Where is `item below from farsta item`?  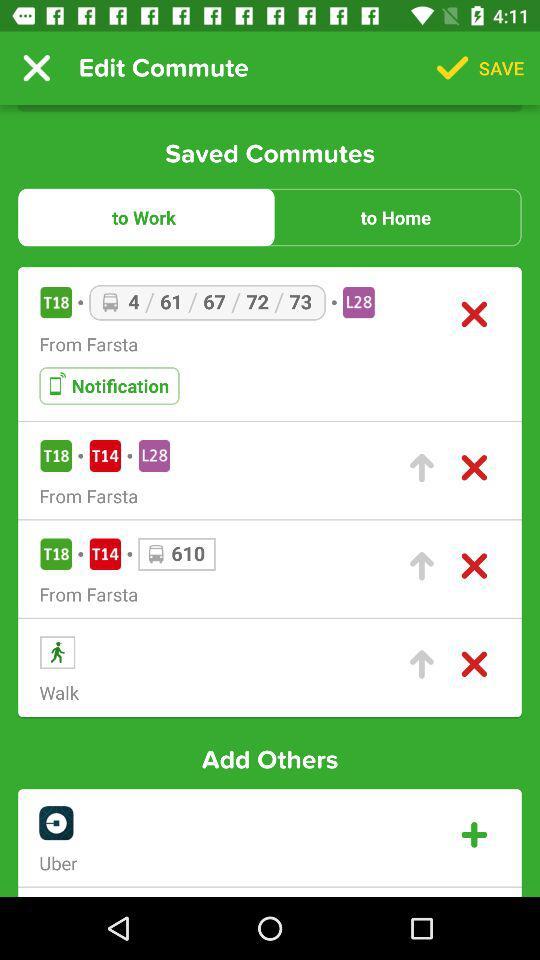
item below from farsta item is located at coordinates (109, 385).